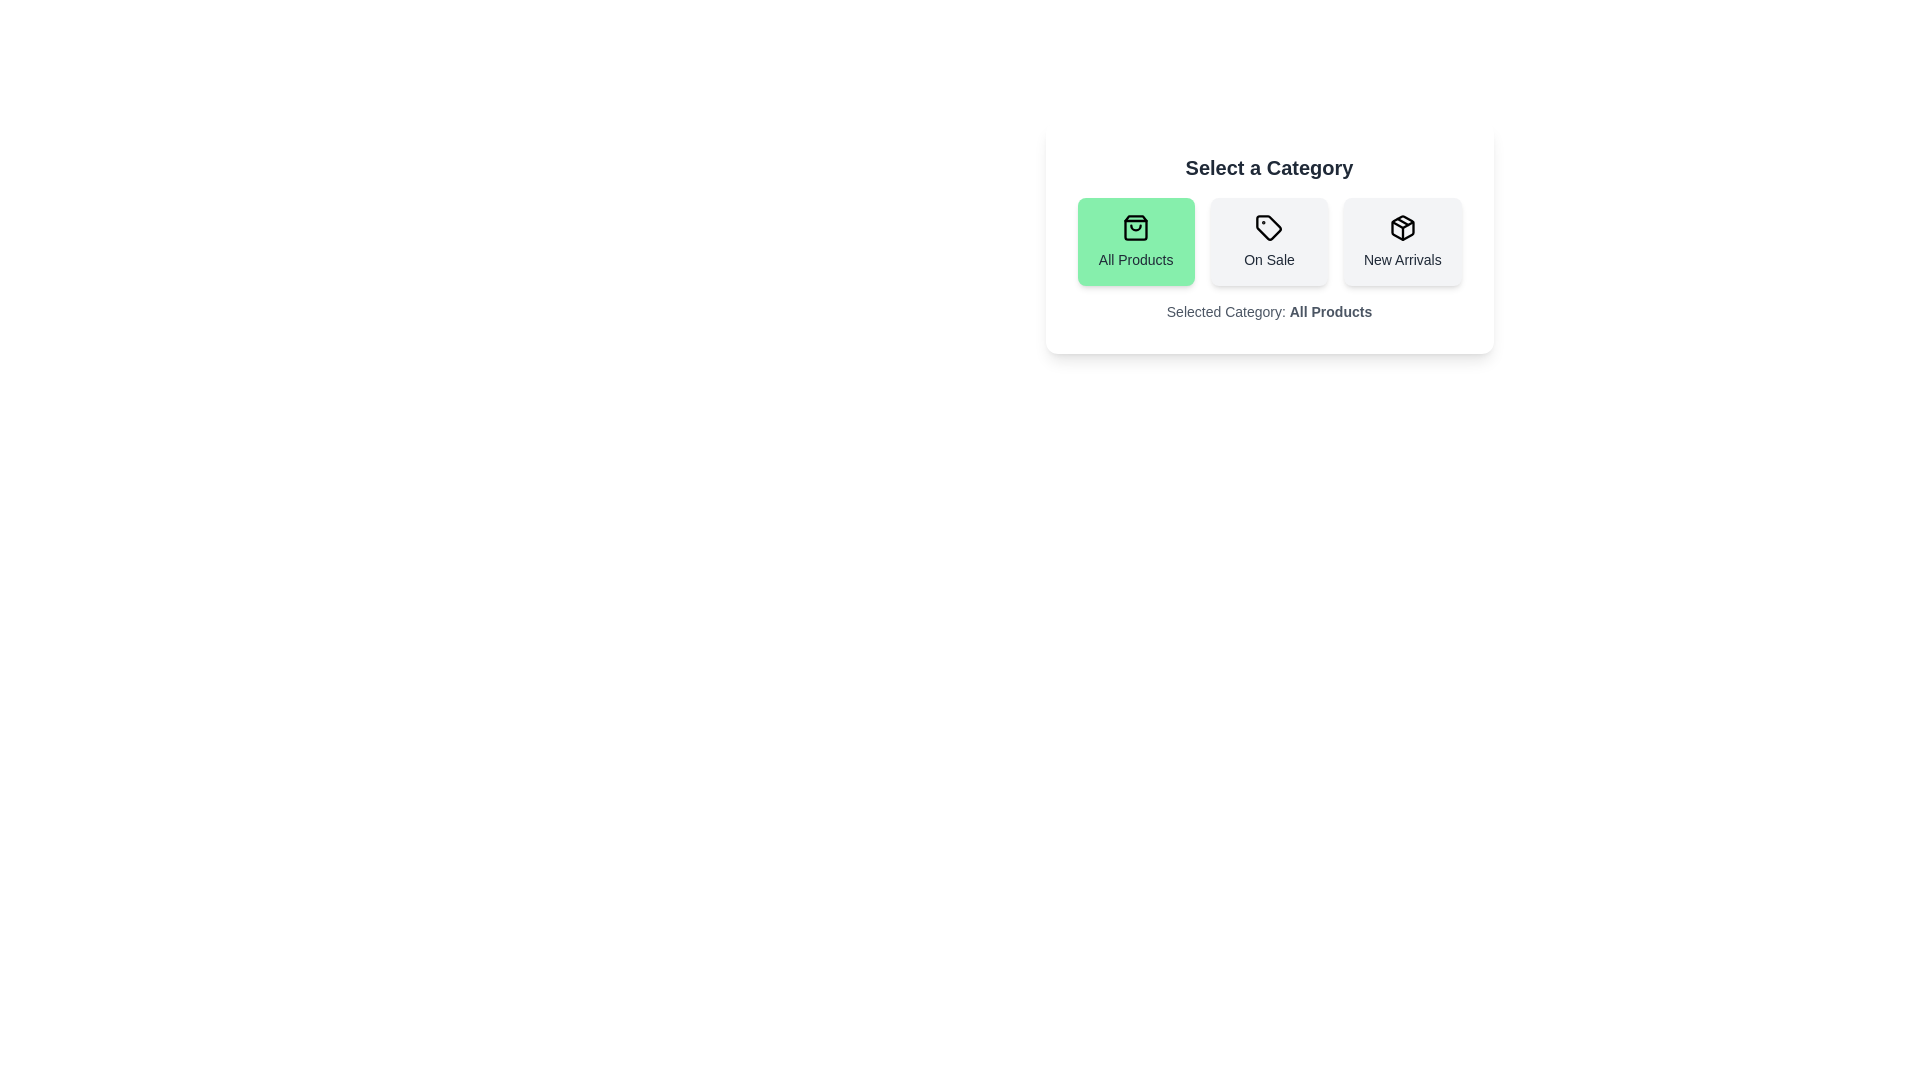  I want to click on the 'All Products' button to select the 'All Products' category, so click(1136, 241).